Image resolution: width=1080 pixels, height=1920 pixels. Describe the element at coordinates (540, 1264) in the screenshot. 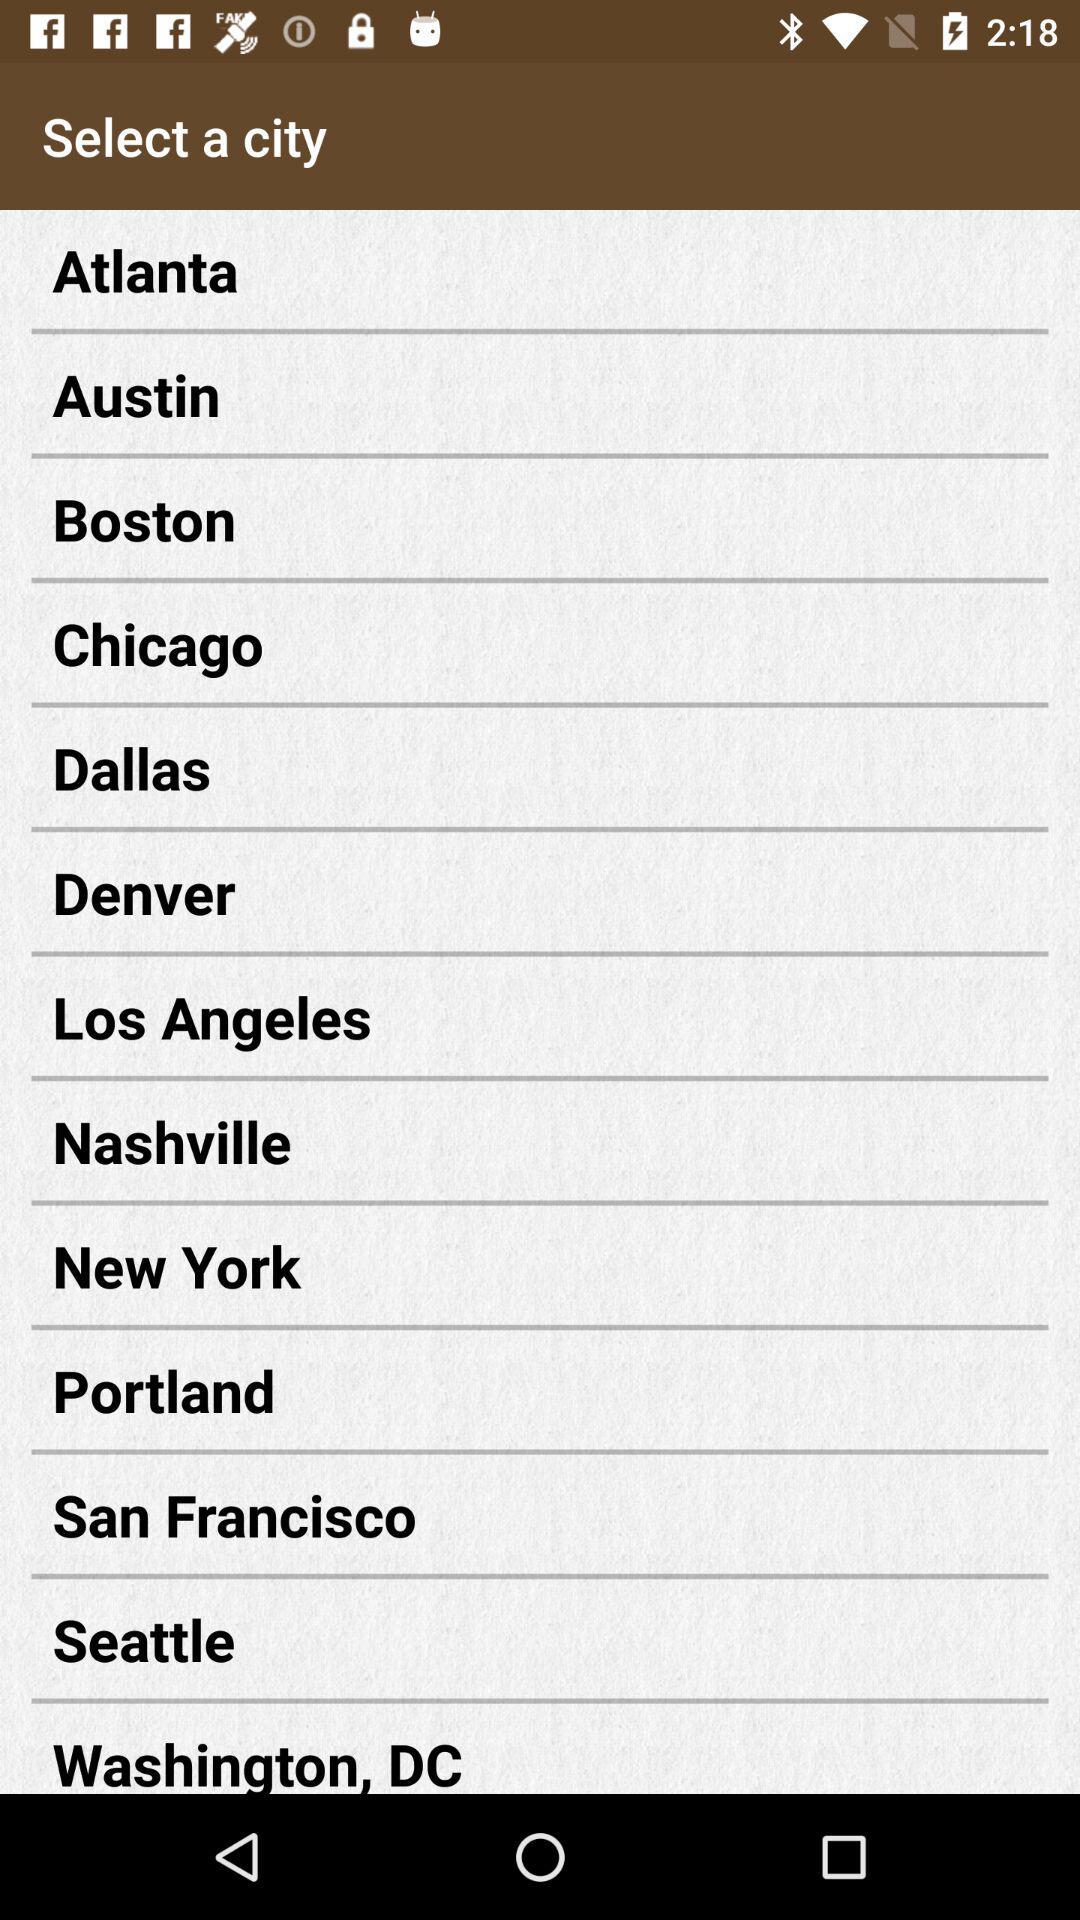

I see `item below the nashville item` at that location.